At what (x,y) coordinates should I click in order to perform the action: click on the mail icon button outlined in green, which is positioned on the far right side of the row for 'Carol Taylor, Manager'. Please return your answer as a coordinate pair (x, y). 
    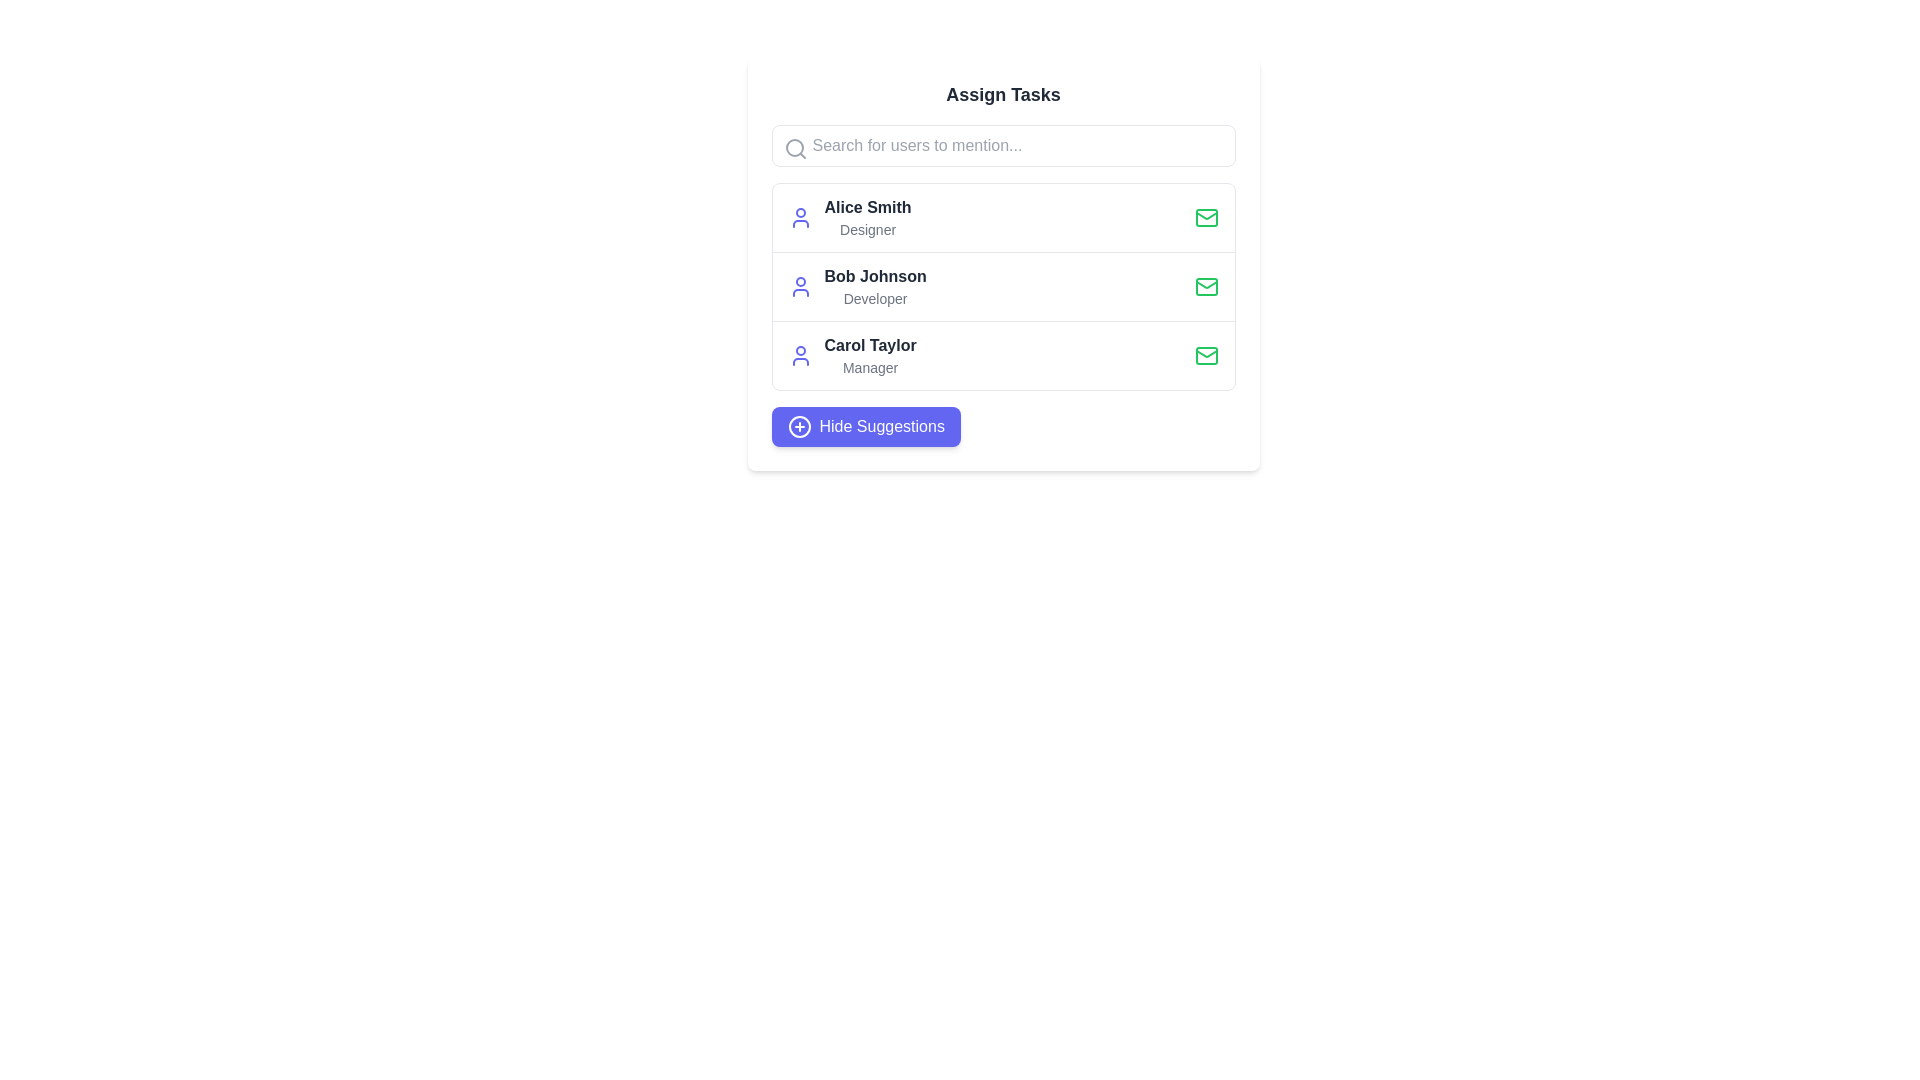
    Looking at the image, I should click on (1205, 354).